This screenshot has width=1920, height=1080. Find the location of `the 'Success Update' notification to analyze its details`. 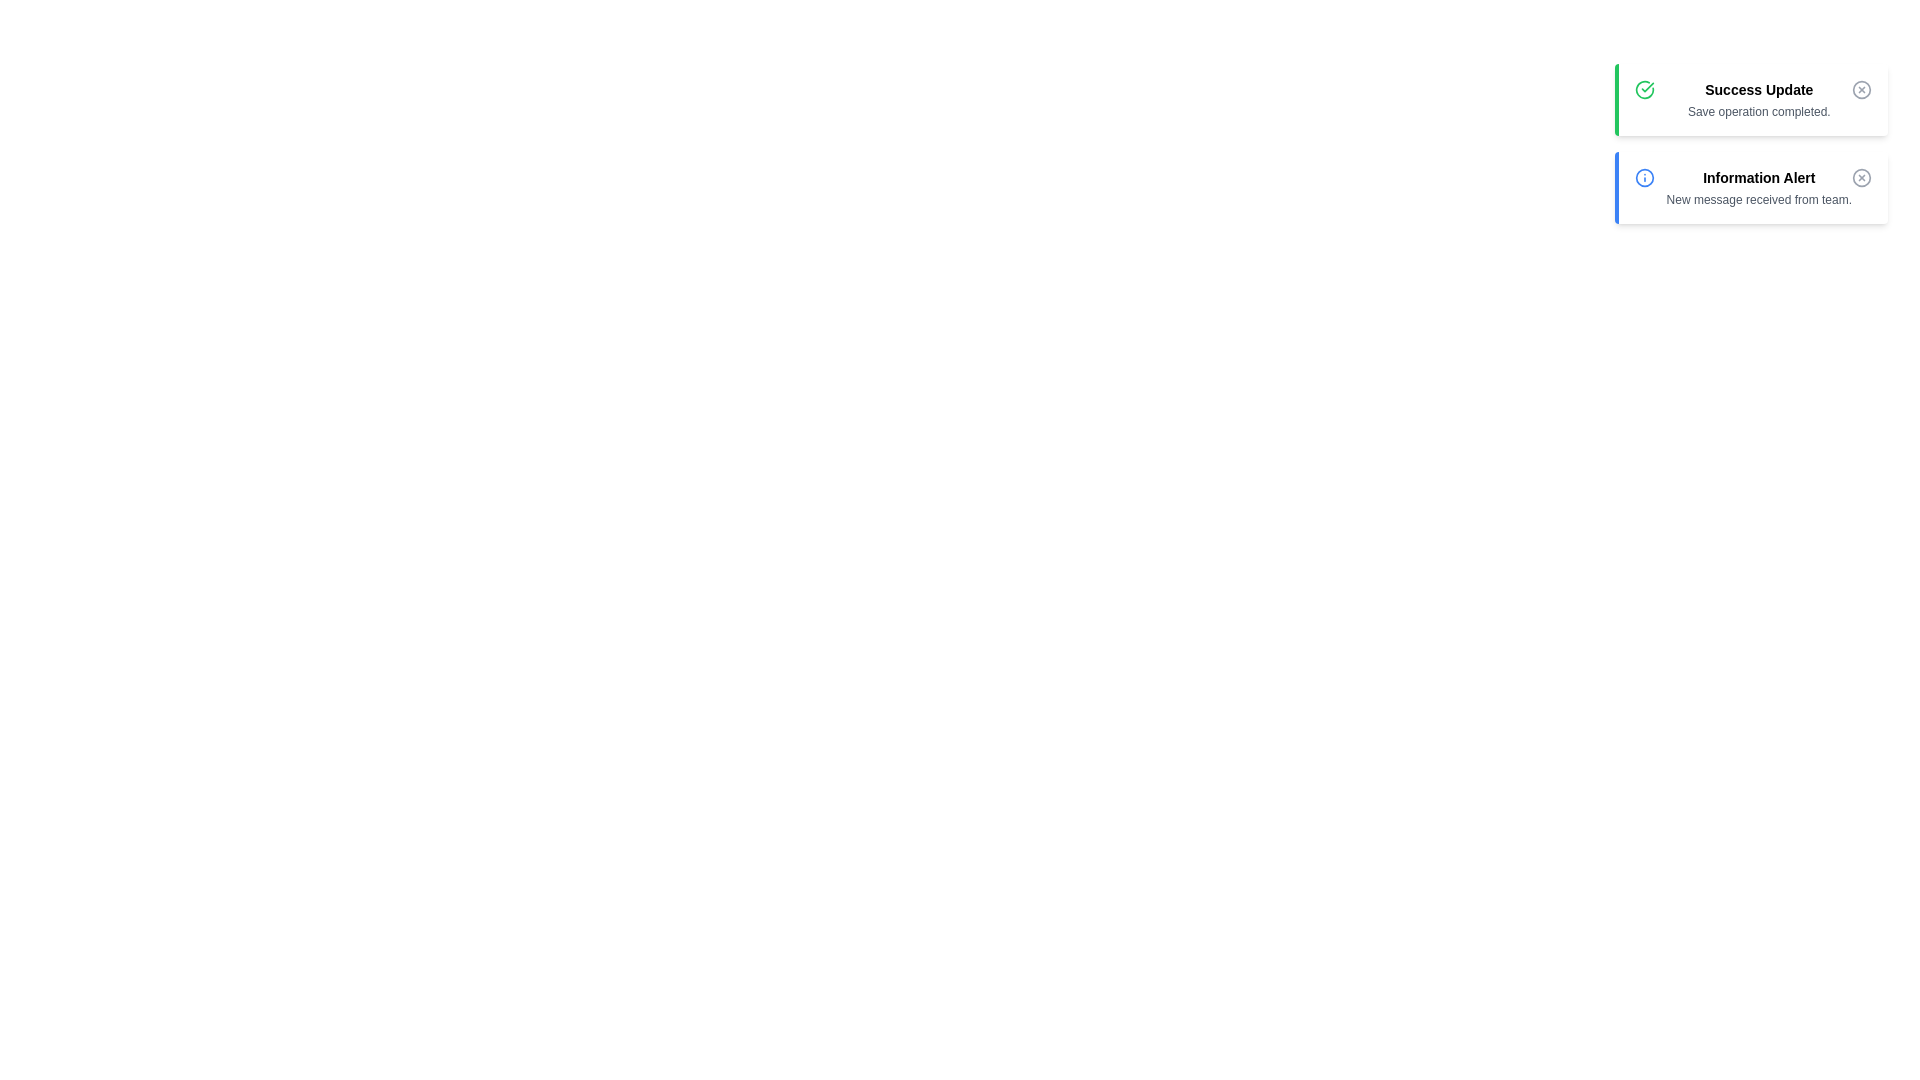

the 'Success Update' notification to analyze its details is located at coordinates (1750, 100).